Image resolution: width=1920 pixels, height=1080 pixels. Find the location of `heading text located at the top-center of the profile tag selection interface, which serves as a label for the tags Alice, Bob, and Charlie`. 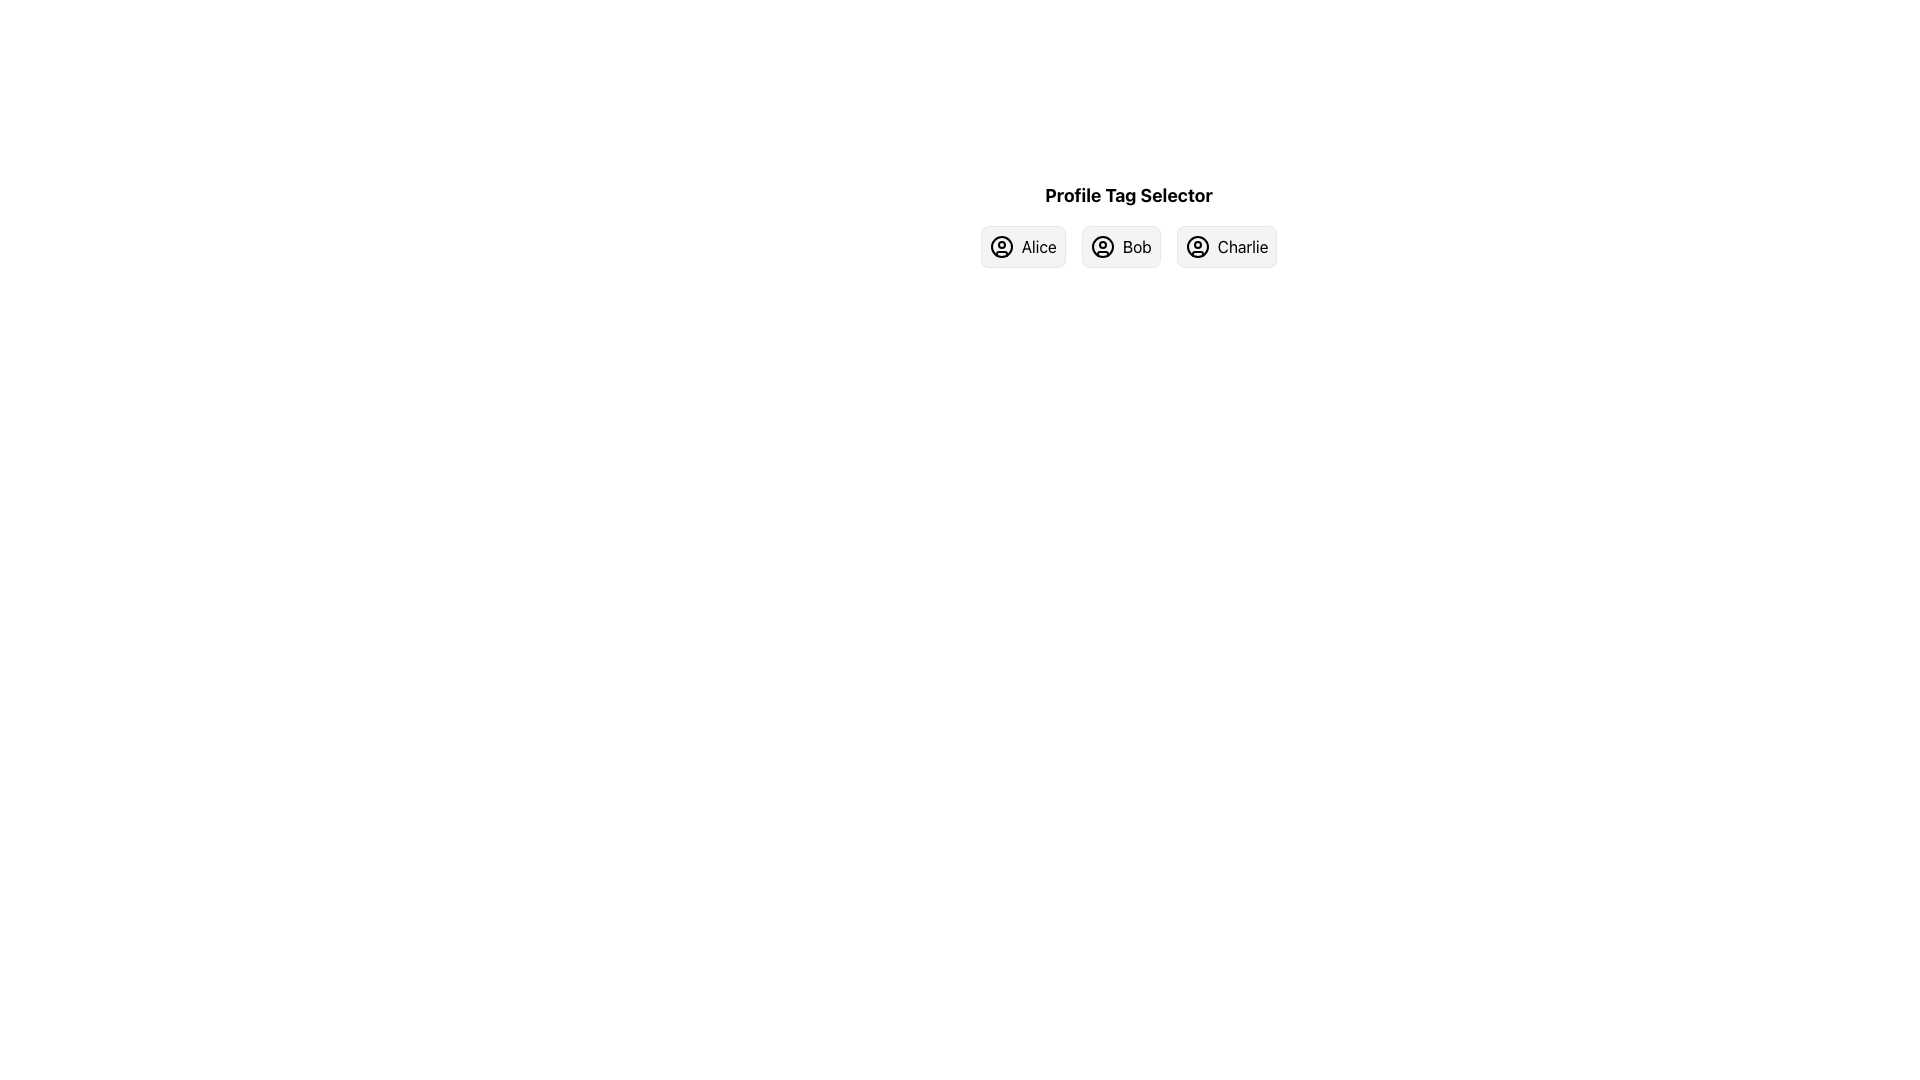

heading text located at the top-center of the profile tag selection interface, which serves as a label for the tags Alice, Bob, and Charlie is located at coordinates (1128, 196).